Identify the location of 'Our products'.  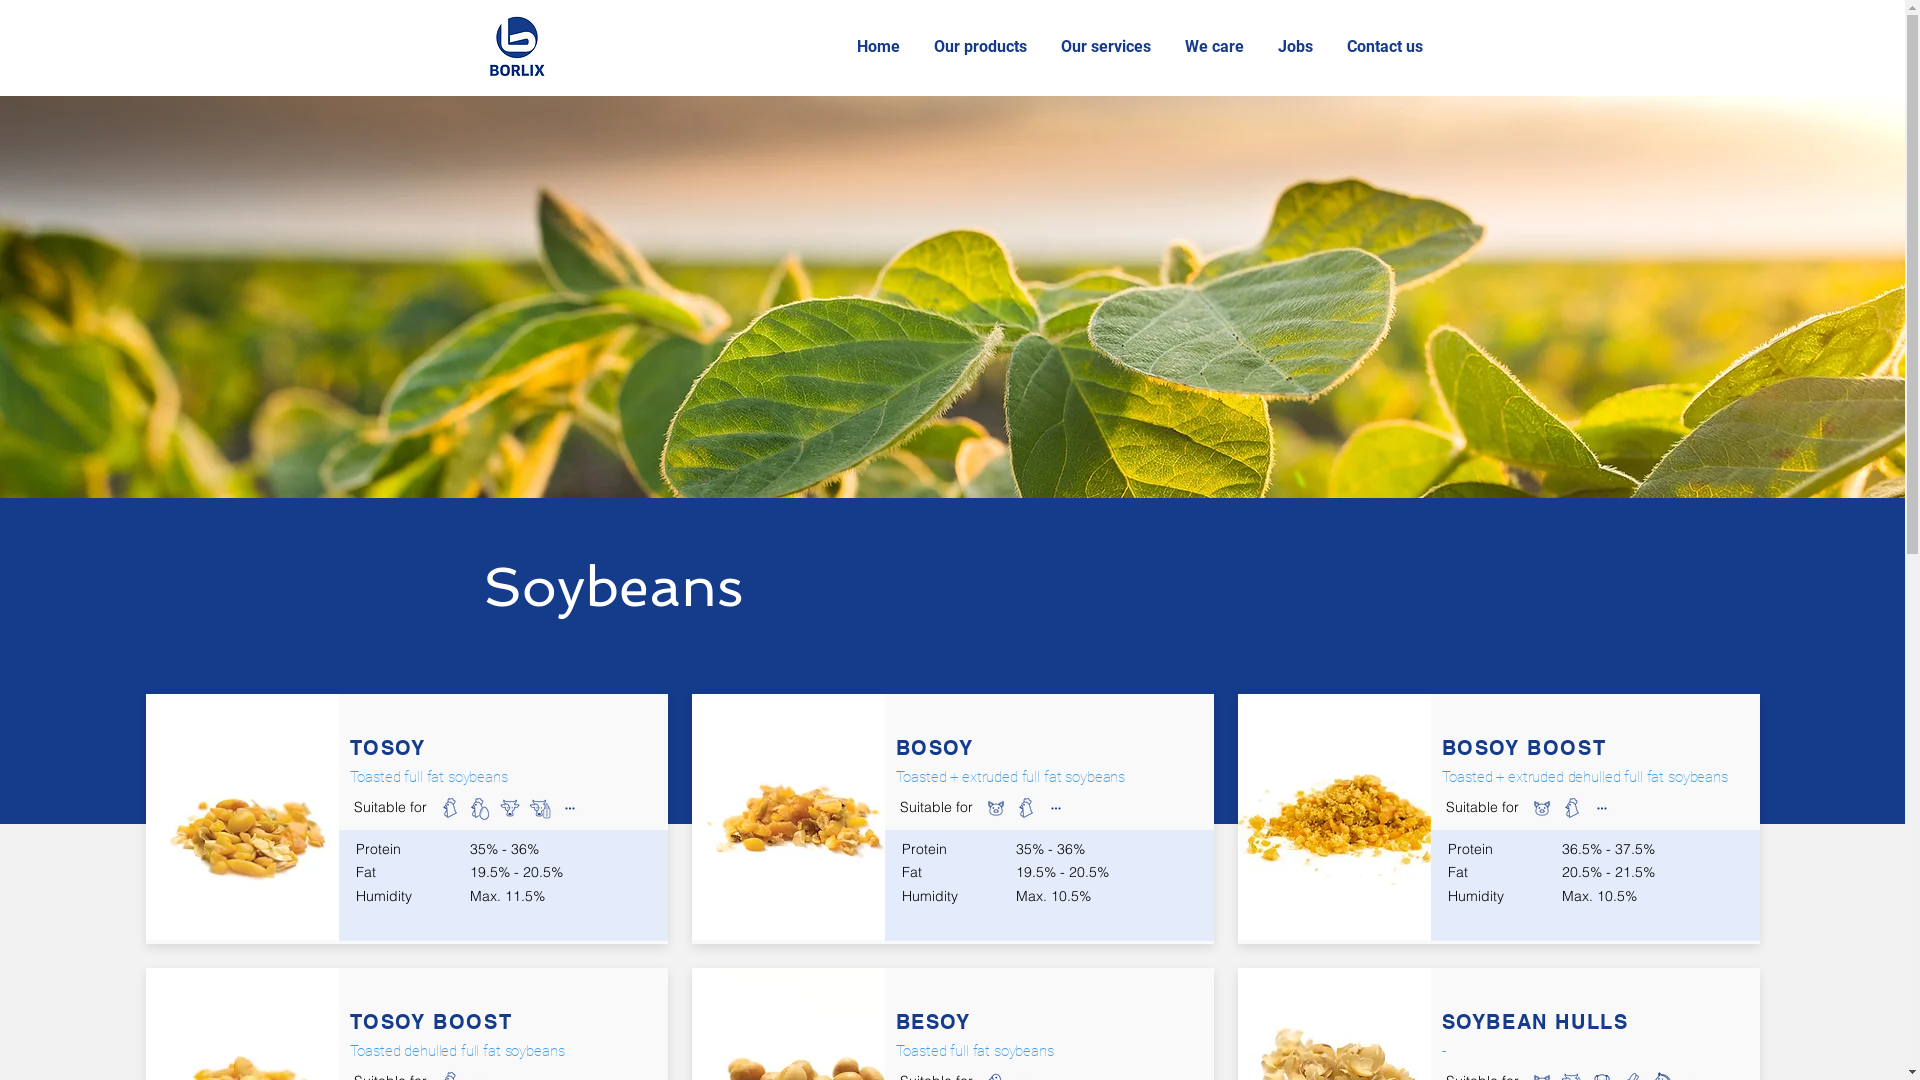
(981, 45).